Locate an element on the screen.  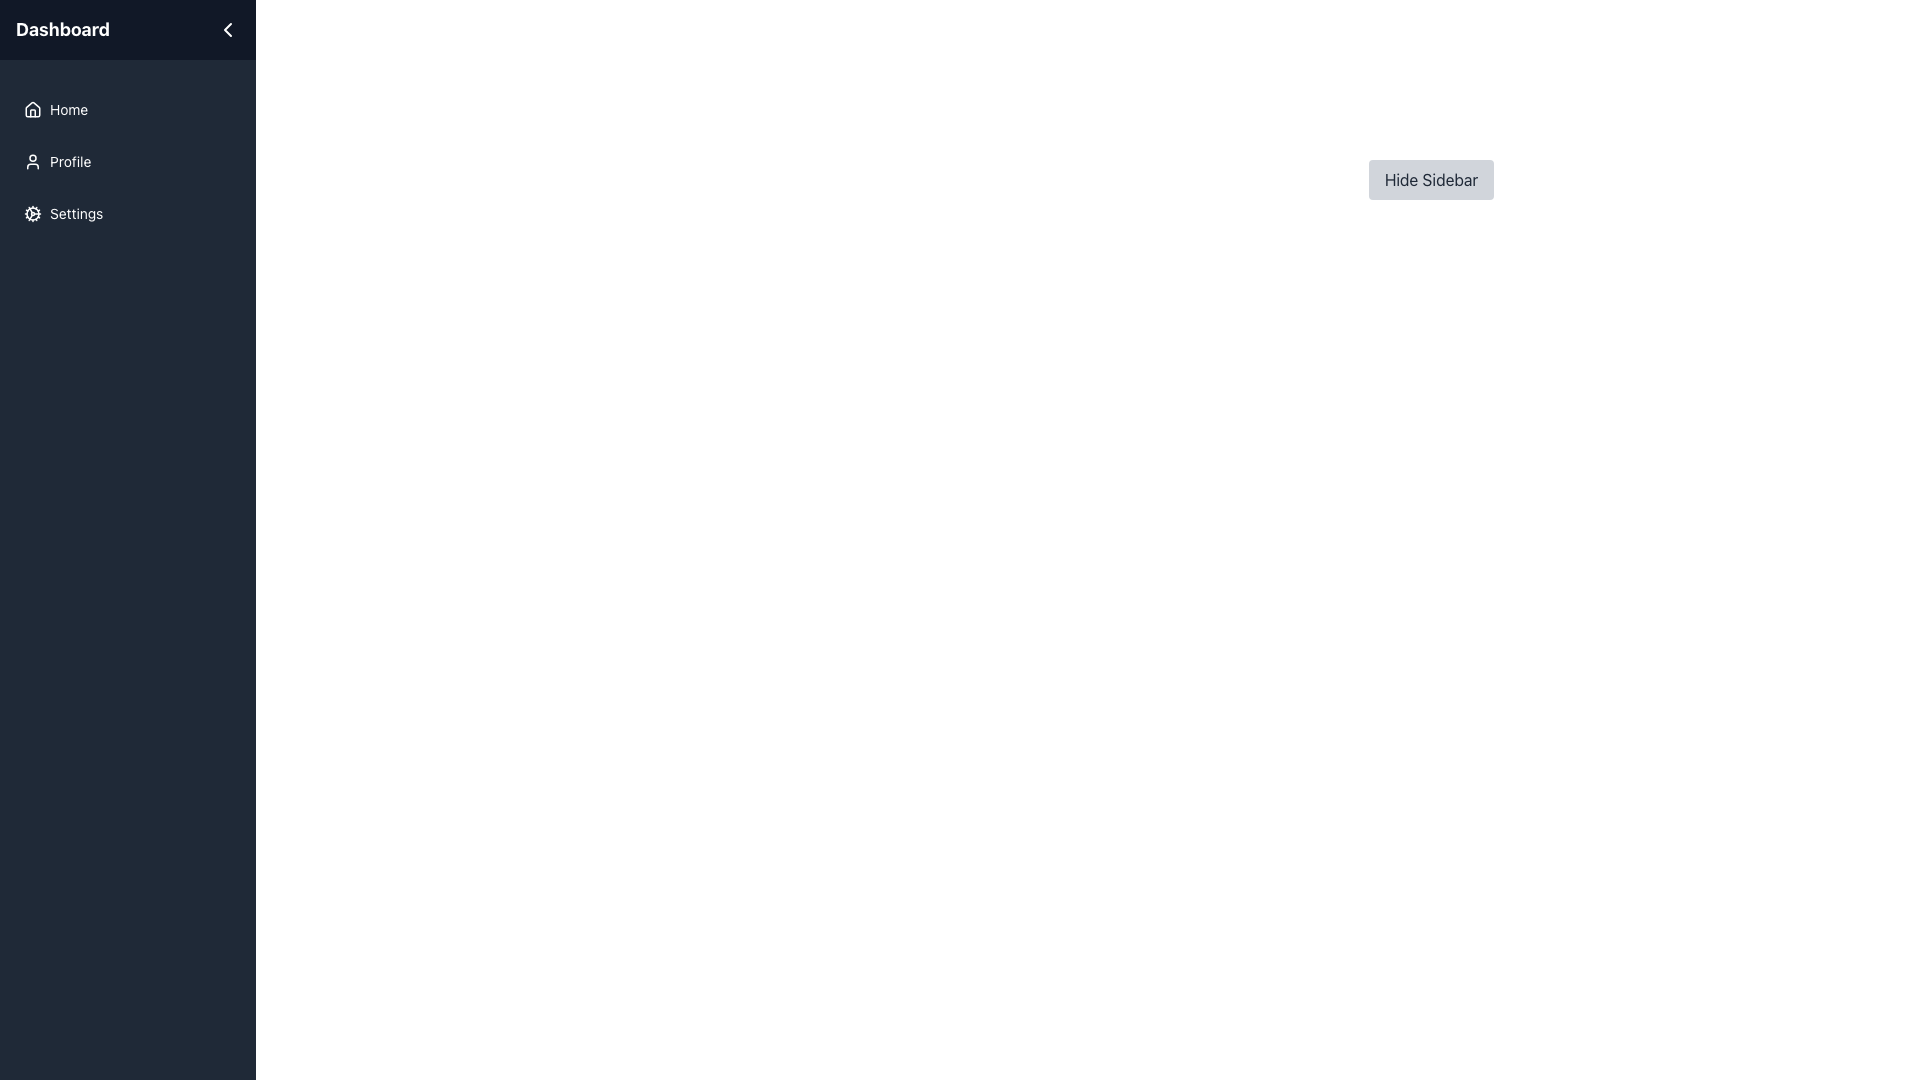
the house icon located in the sidebar menu, adjacent to the 'Home' label is located at coordinates (33, 110).